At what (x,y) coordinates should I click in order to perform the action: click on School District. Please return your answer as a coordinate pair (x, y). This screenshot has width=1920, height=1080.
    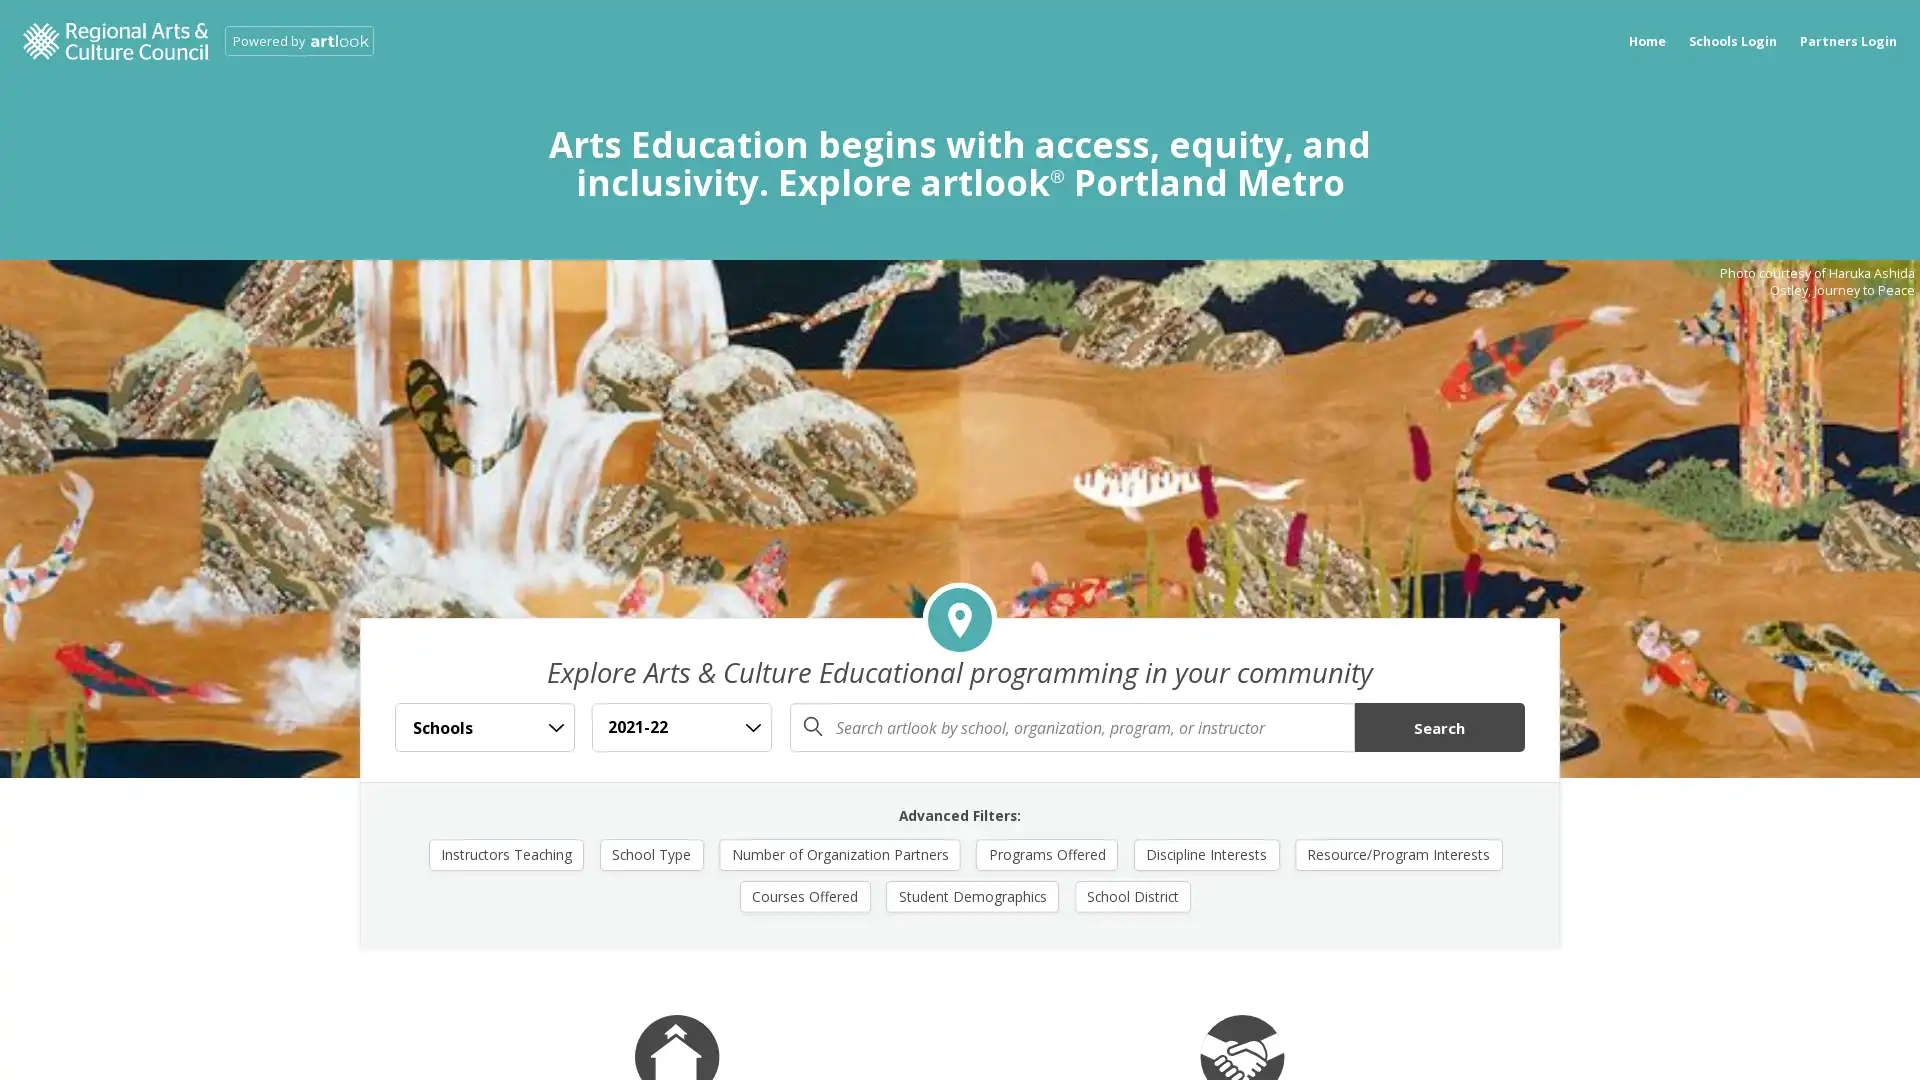
    Looking at the image, I should click on (1132, 894).